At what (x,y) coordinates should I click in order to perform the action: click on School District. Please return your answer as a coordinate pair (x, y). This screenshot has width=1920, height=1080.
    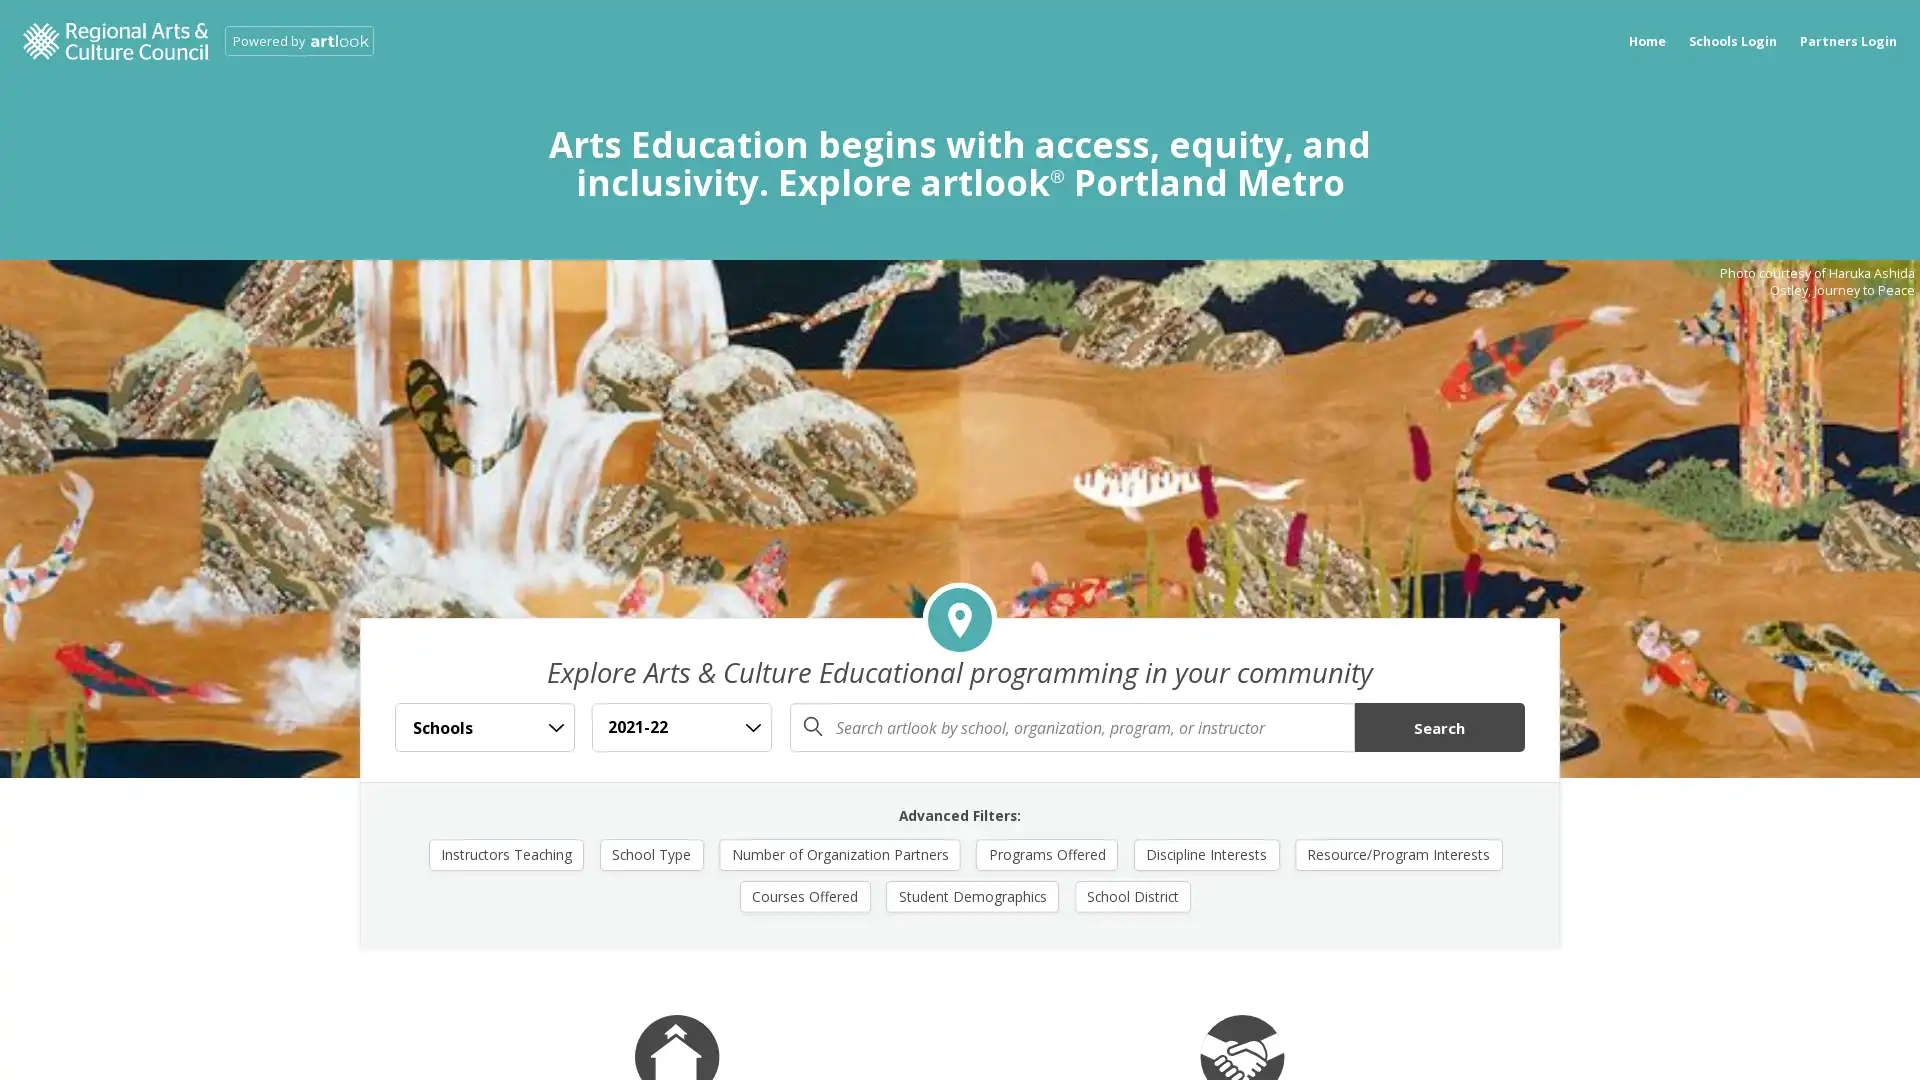
    Looking at the image, I should click on (1132, 894).